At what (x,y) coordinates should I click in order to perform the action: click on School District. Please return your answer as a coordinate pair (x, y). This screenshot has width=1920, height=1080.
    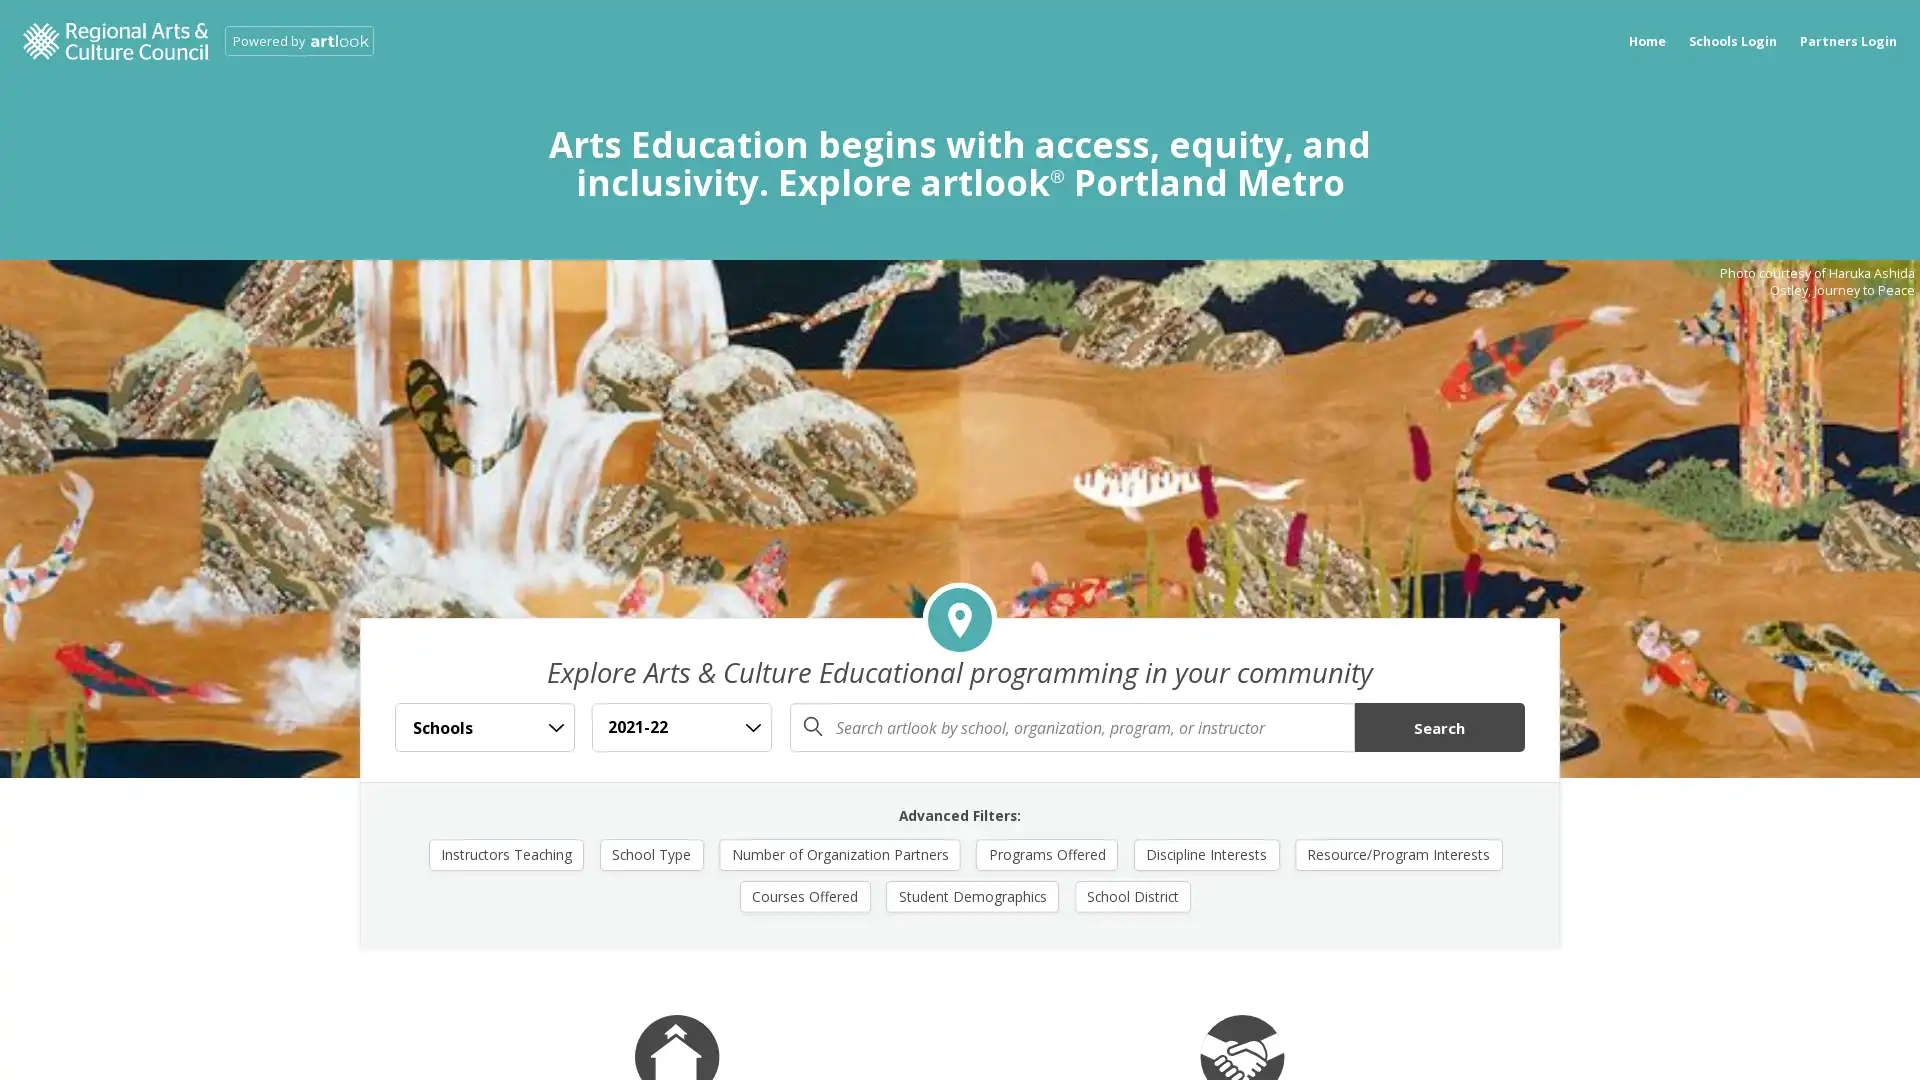
    Looking at the image, I should click on (1132, 894).